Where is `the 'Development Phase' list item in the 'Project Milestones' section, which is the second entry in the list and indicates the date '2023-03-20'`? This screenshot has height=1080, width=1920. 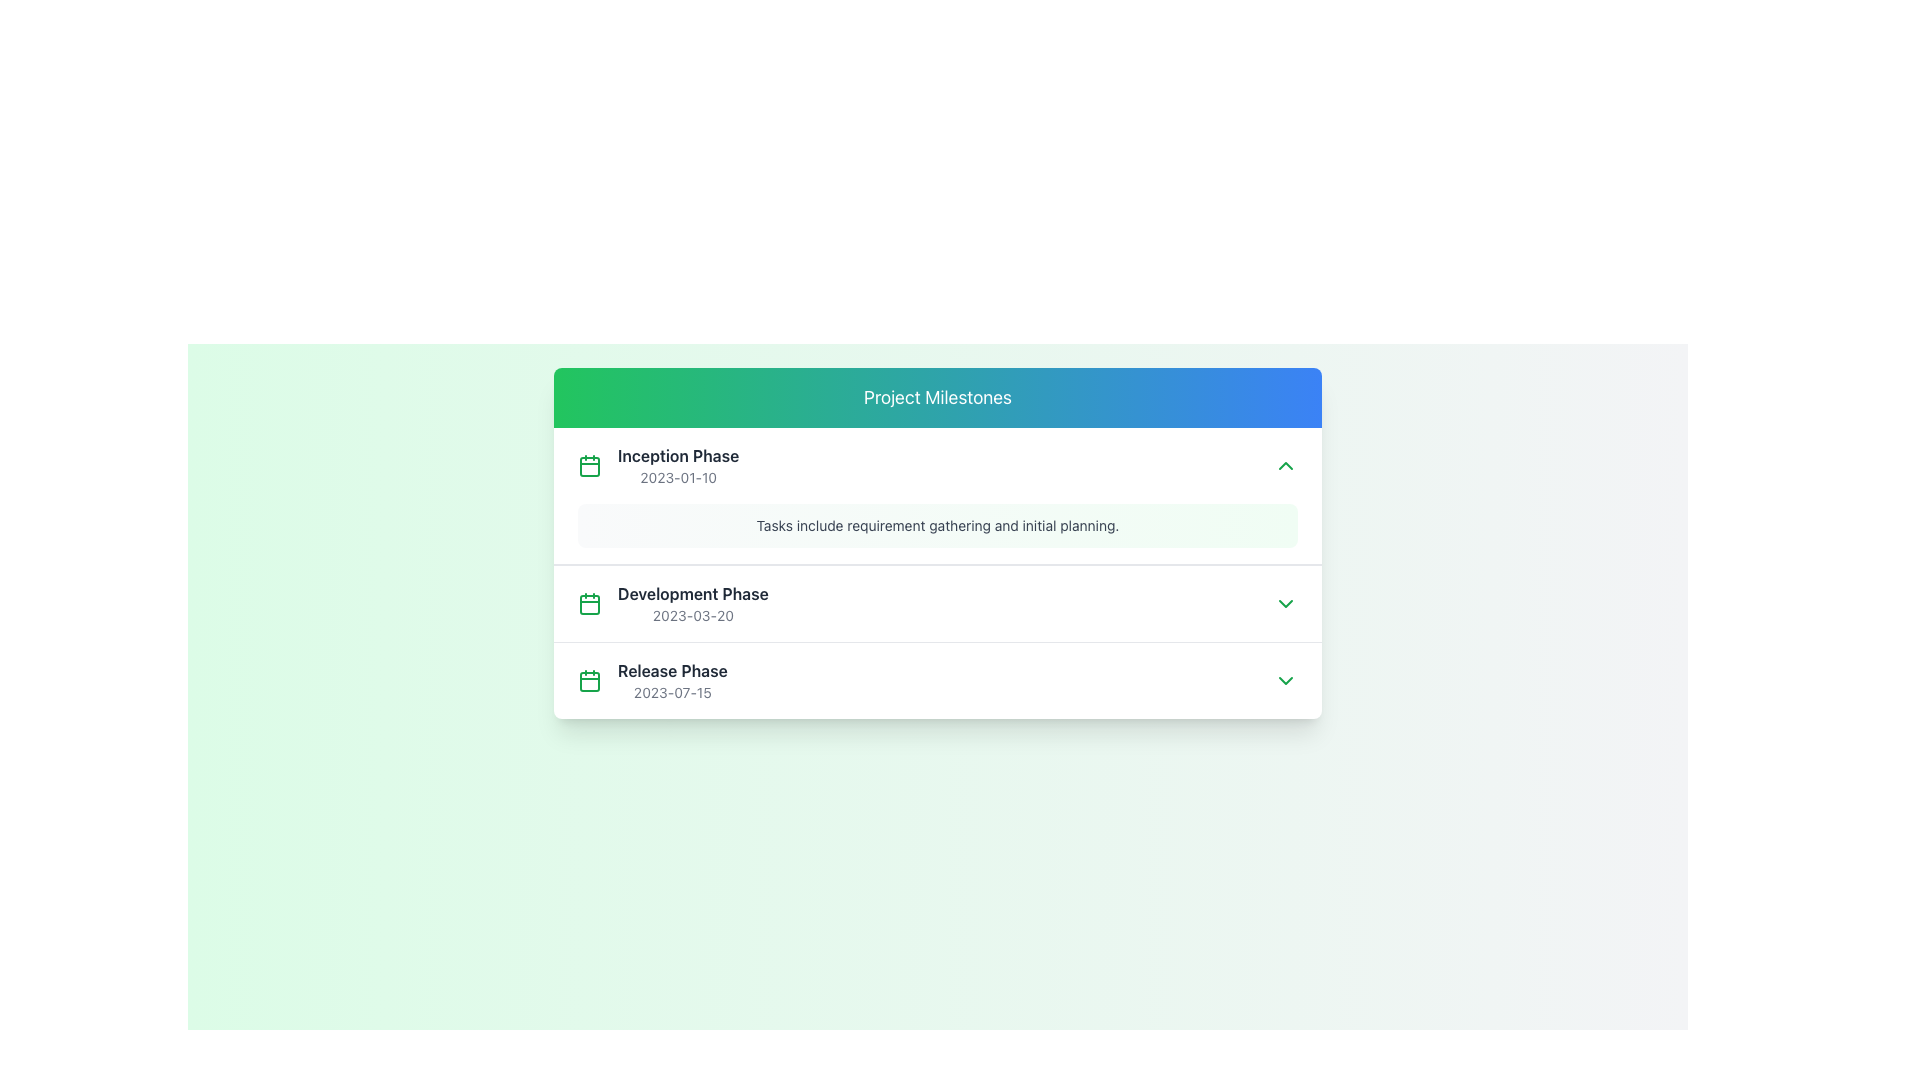
the 'Development Phase' list item in the 'Project Milestones' section, which is the second entry in the list and indicates the date '2023-03-20' is located at coordinates (673, 603).